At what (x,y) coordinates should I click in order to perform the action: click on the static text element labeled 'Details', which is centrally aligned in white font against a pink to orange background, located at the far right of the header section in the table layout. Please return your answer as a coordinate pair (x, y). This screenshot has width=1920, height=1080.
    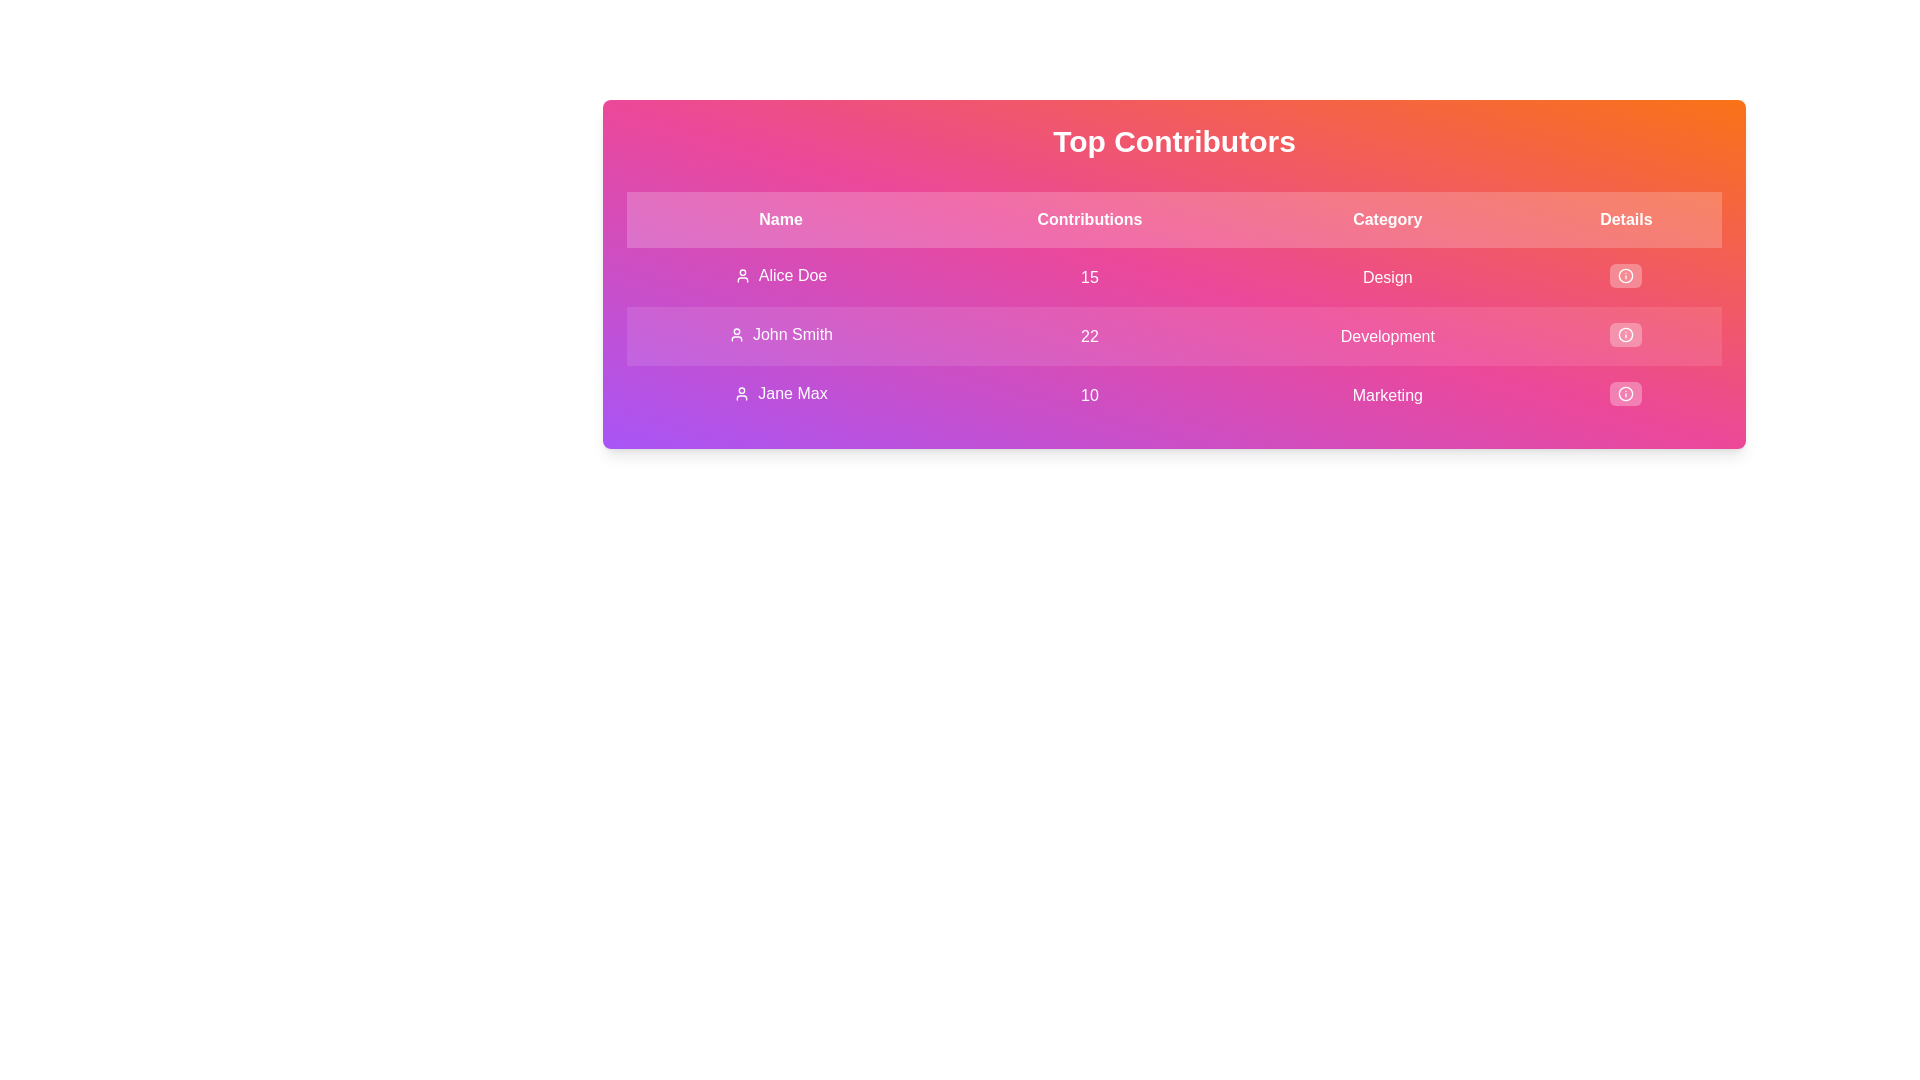
    Looking at the image, I should click on (1626, 219).